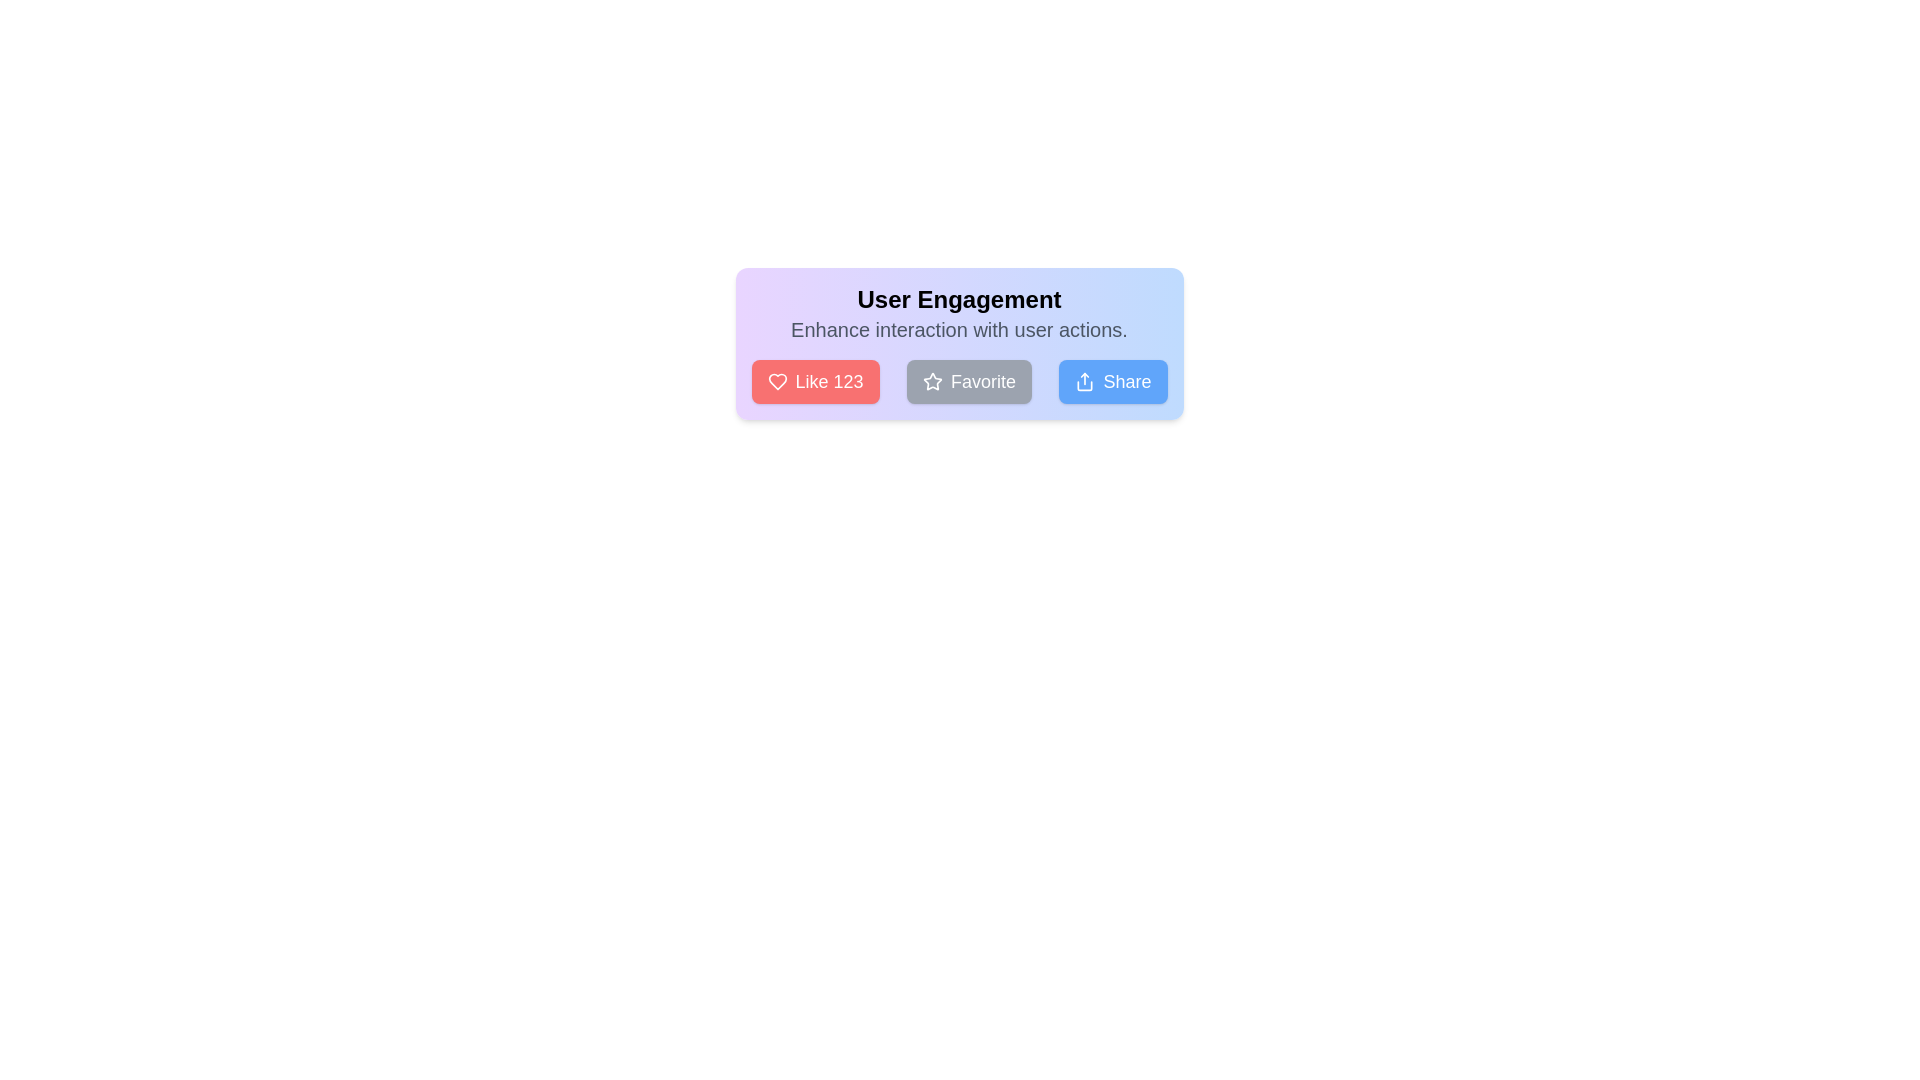 The width and height of the screenshot is (1920, 1080). What do you see at coordinates (931, 381) in the screenshot?
I see `the 'favorite' icon located to the left of the 'Favorite' text, which is positioned between the 'Like 123' button and the 'Favorite' button` at bounding box center [931, 381].